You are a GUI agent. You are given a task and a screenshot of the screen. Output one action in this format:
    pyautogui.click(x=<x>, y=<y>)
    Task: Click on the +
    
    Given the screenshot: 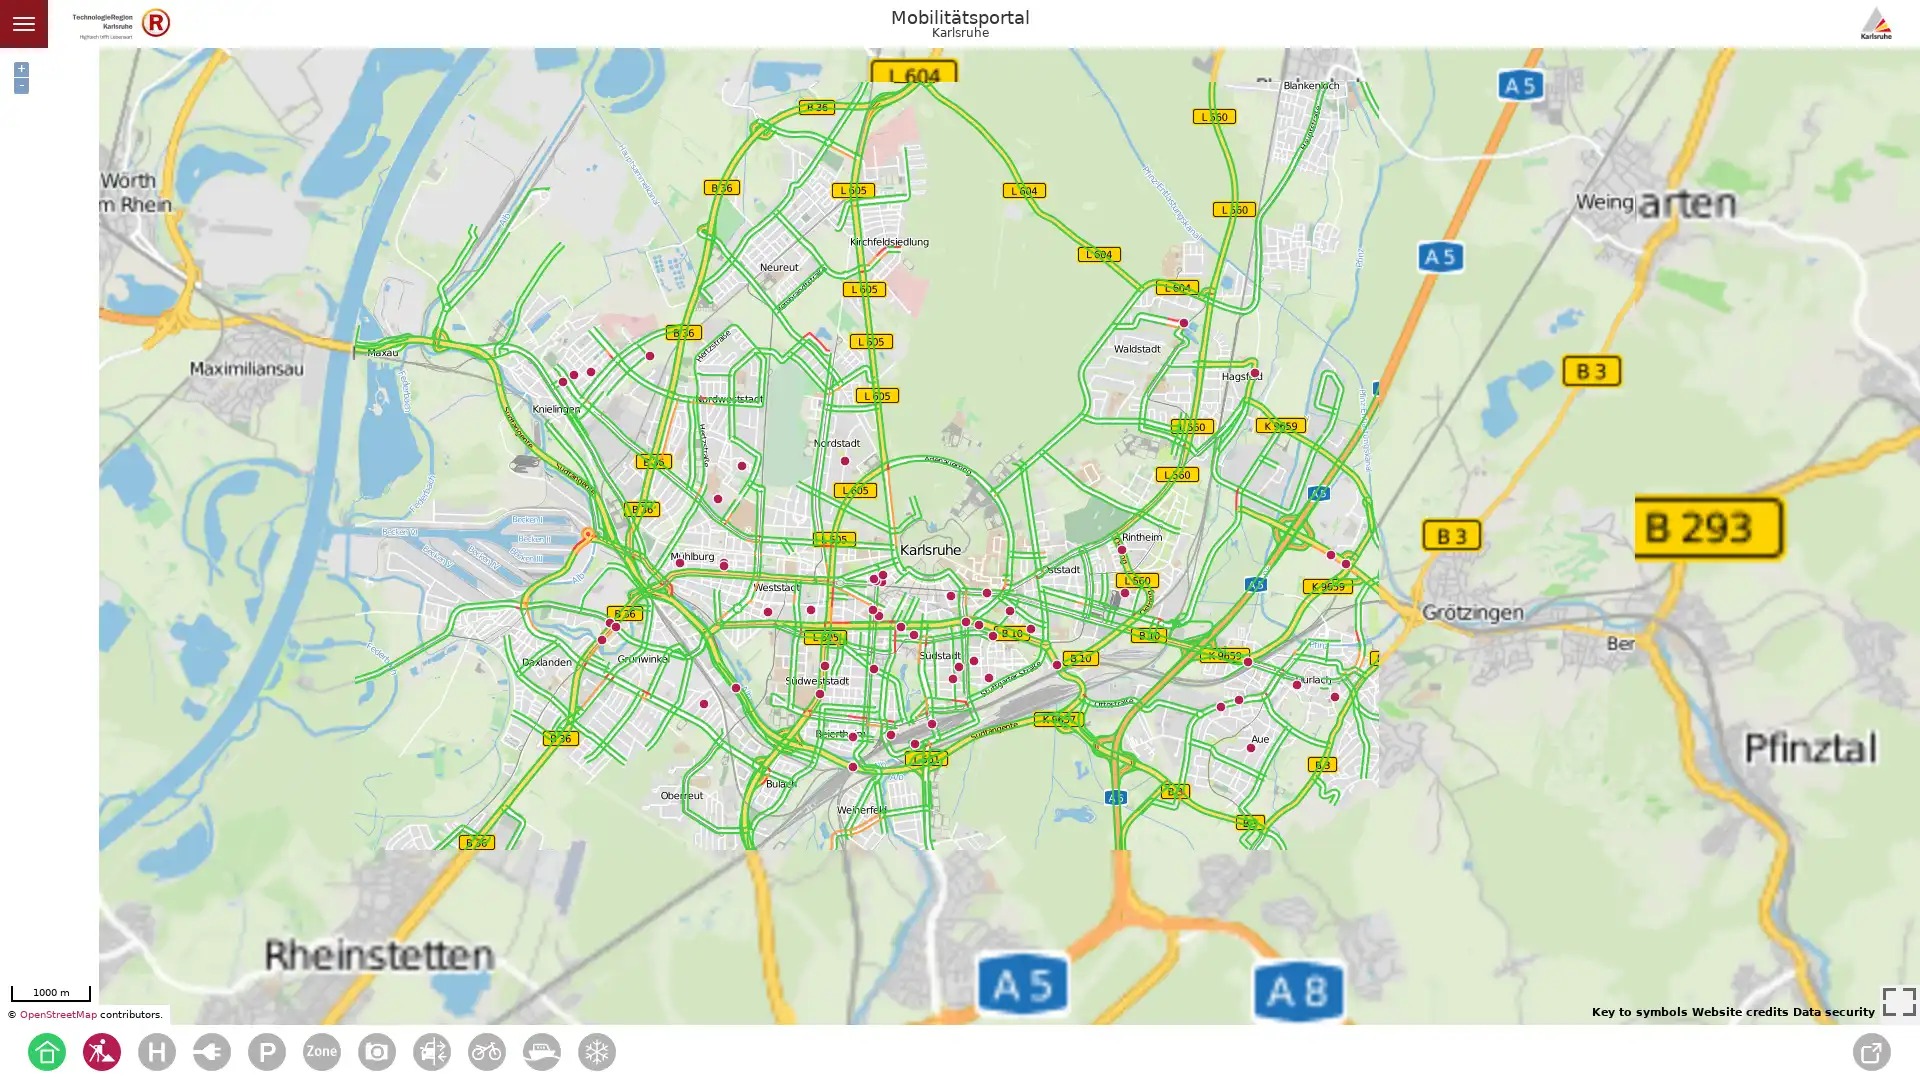 What is the action you would take?
    pyautogui.click(x=21, y=68)
    